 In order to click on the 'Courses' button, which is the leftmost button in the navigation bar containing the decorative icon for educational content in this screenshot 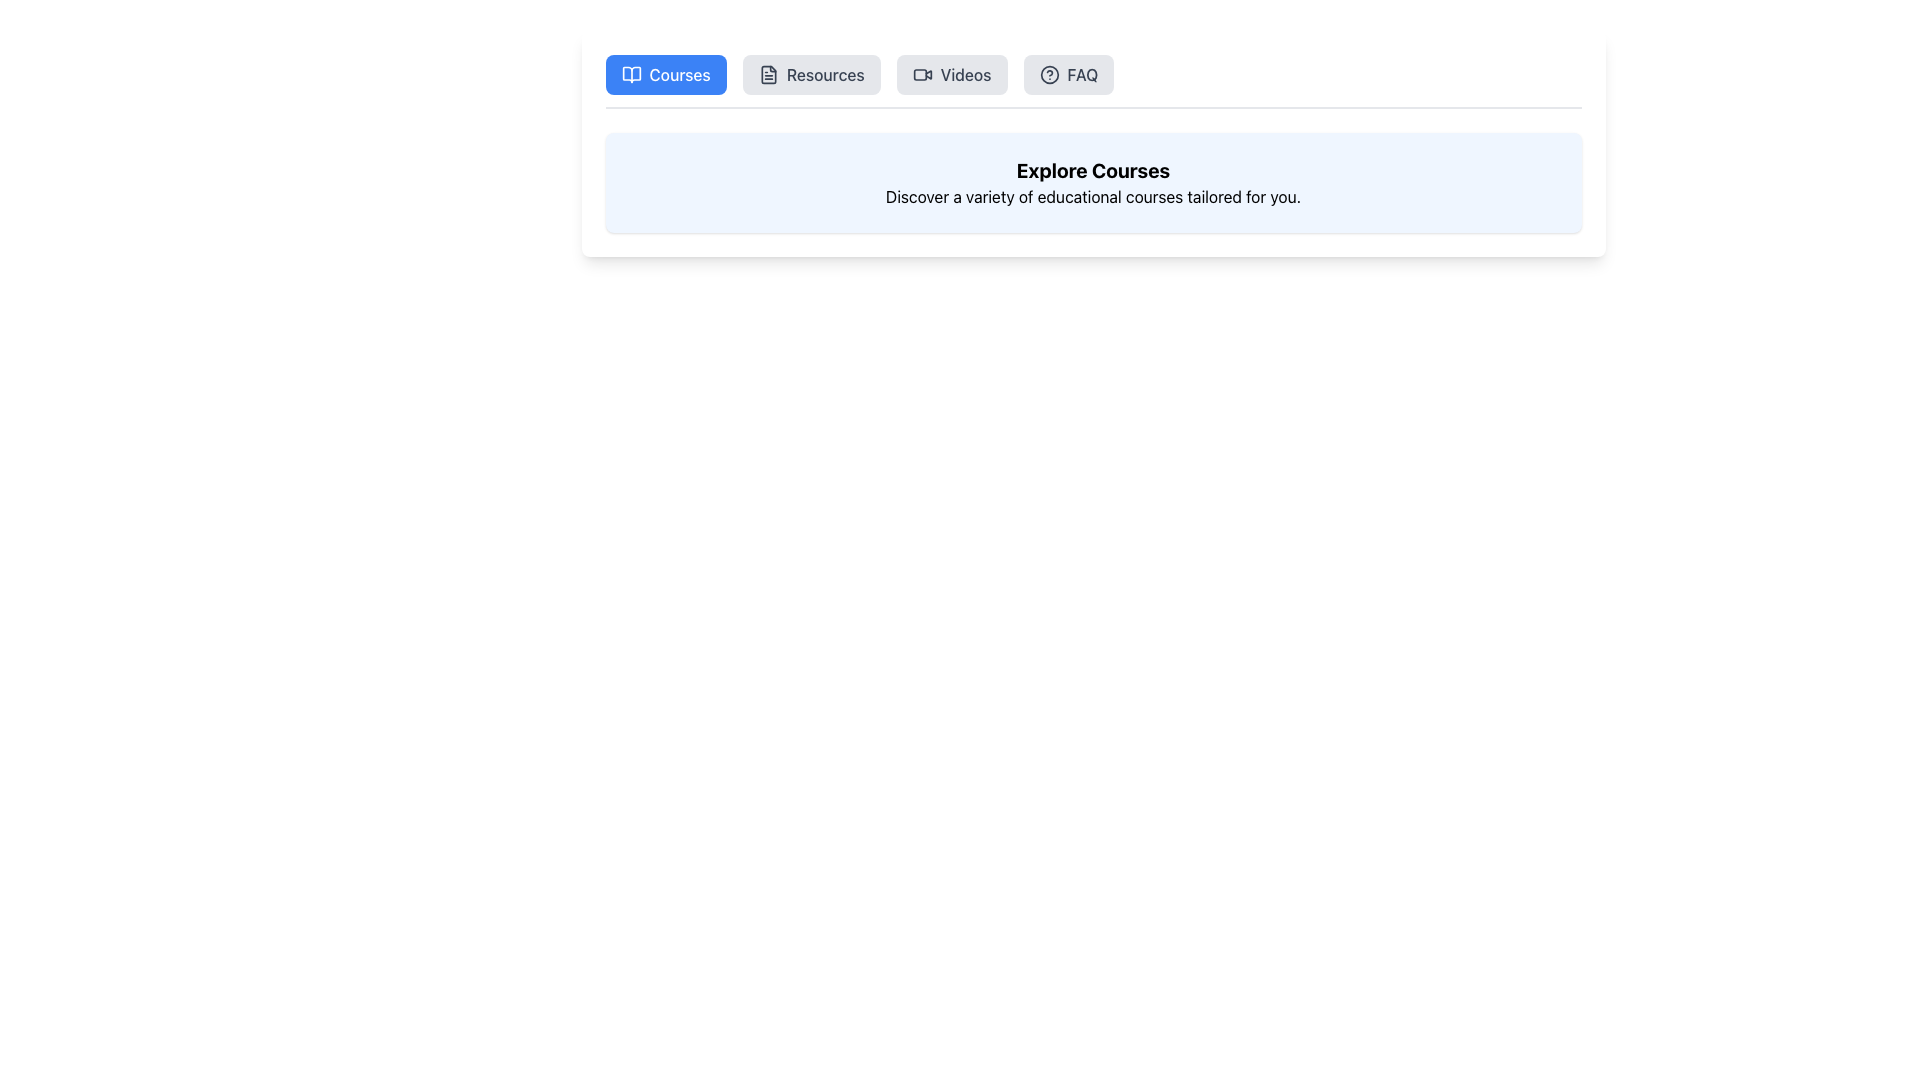, I will do `click(630, 73)`.